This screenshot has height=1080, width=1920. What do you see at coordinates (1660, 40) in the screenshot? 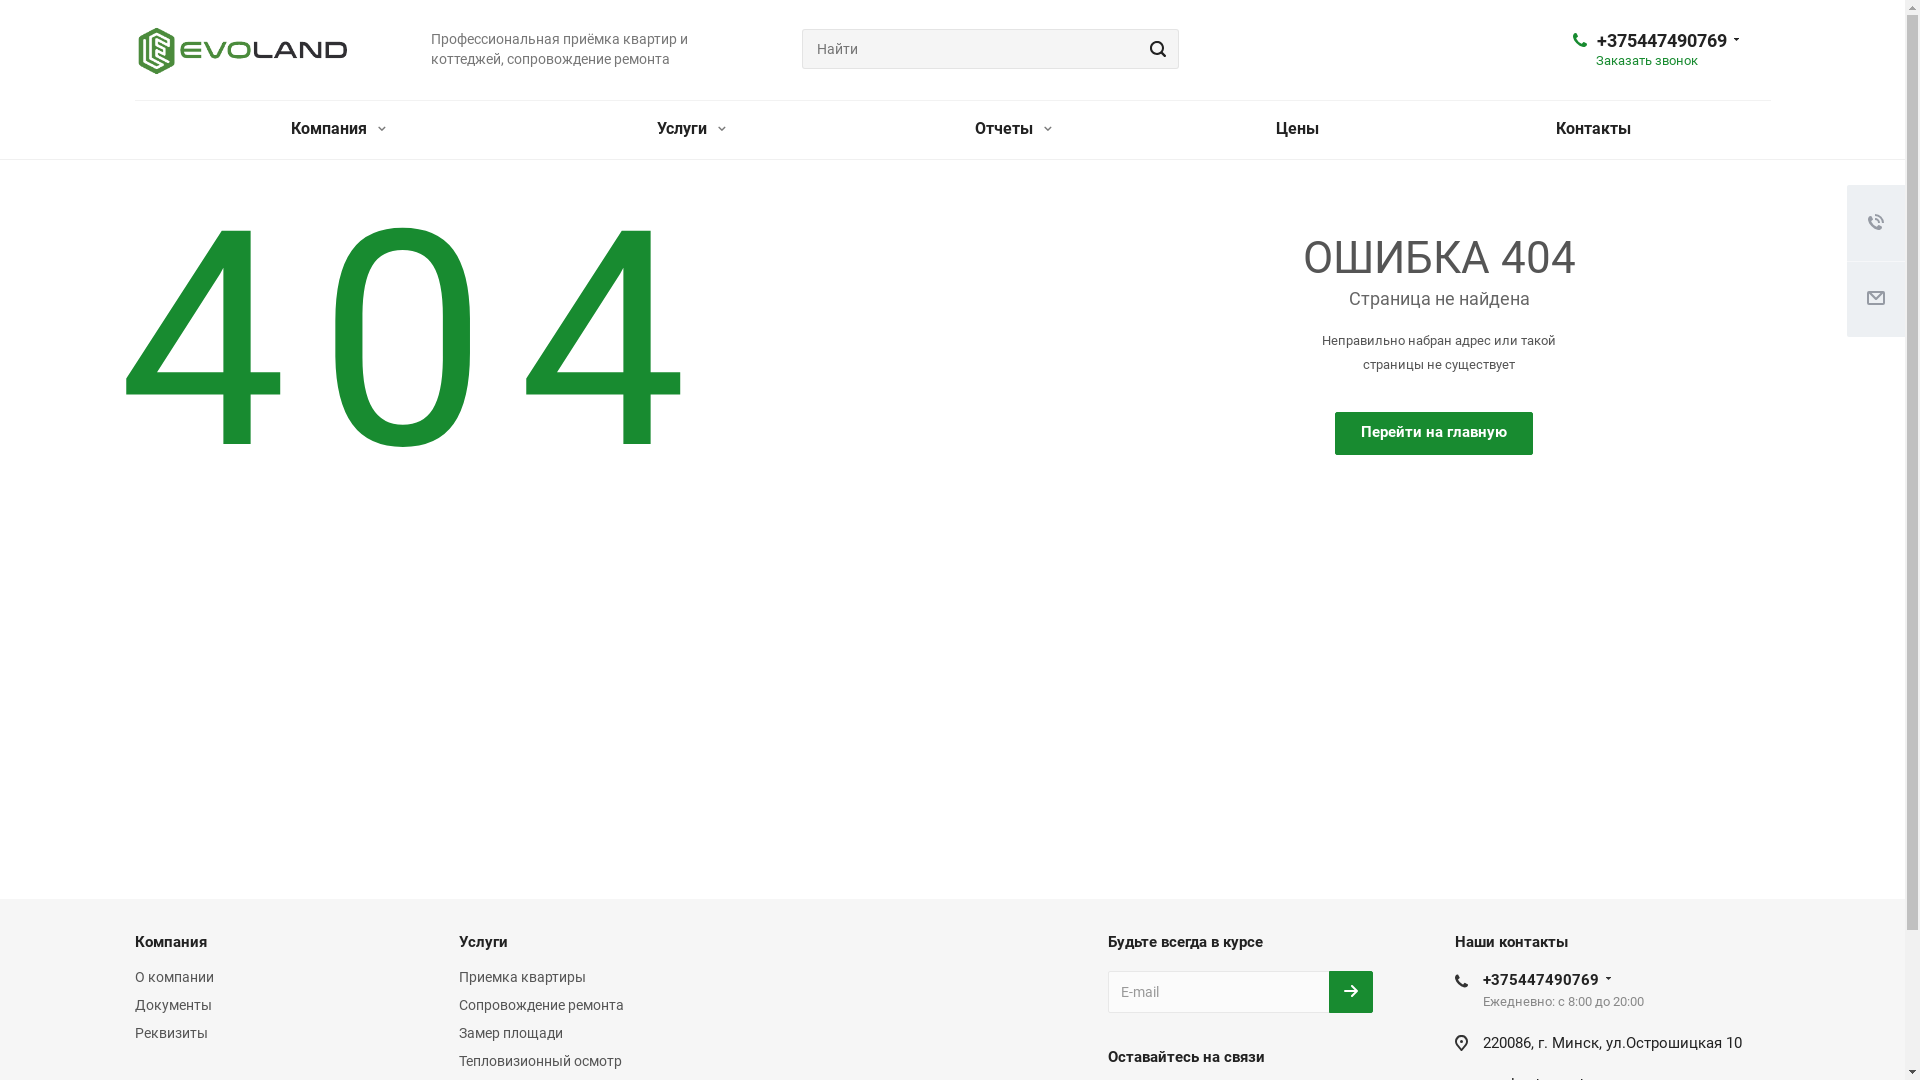
I see `'+375447490769'` at bounding box center [1660, 40].